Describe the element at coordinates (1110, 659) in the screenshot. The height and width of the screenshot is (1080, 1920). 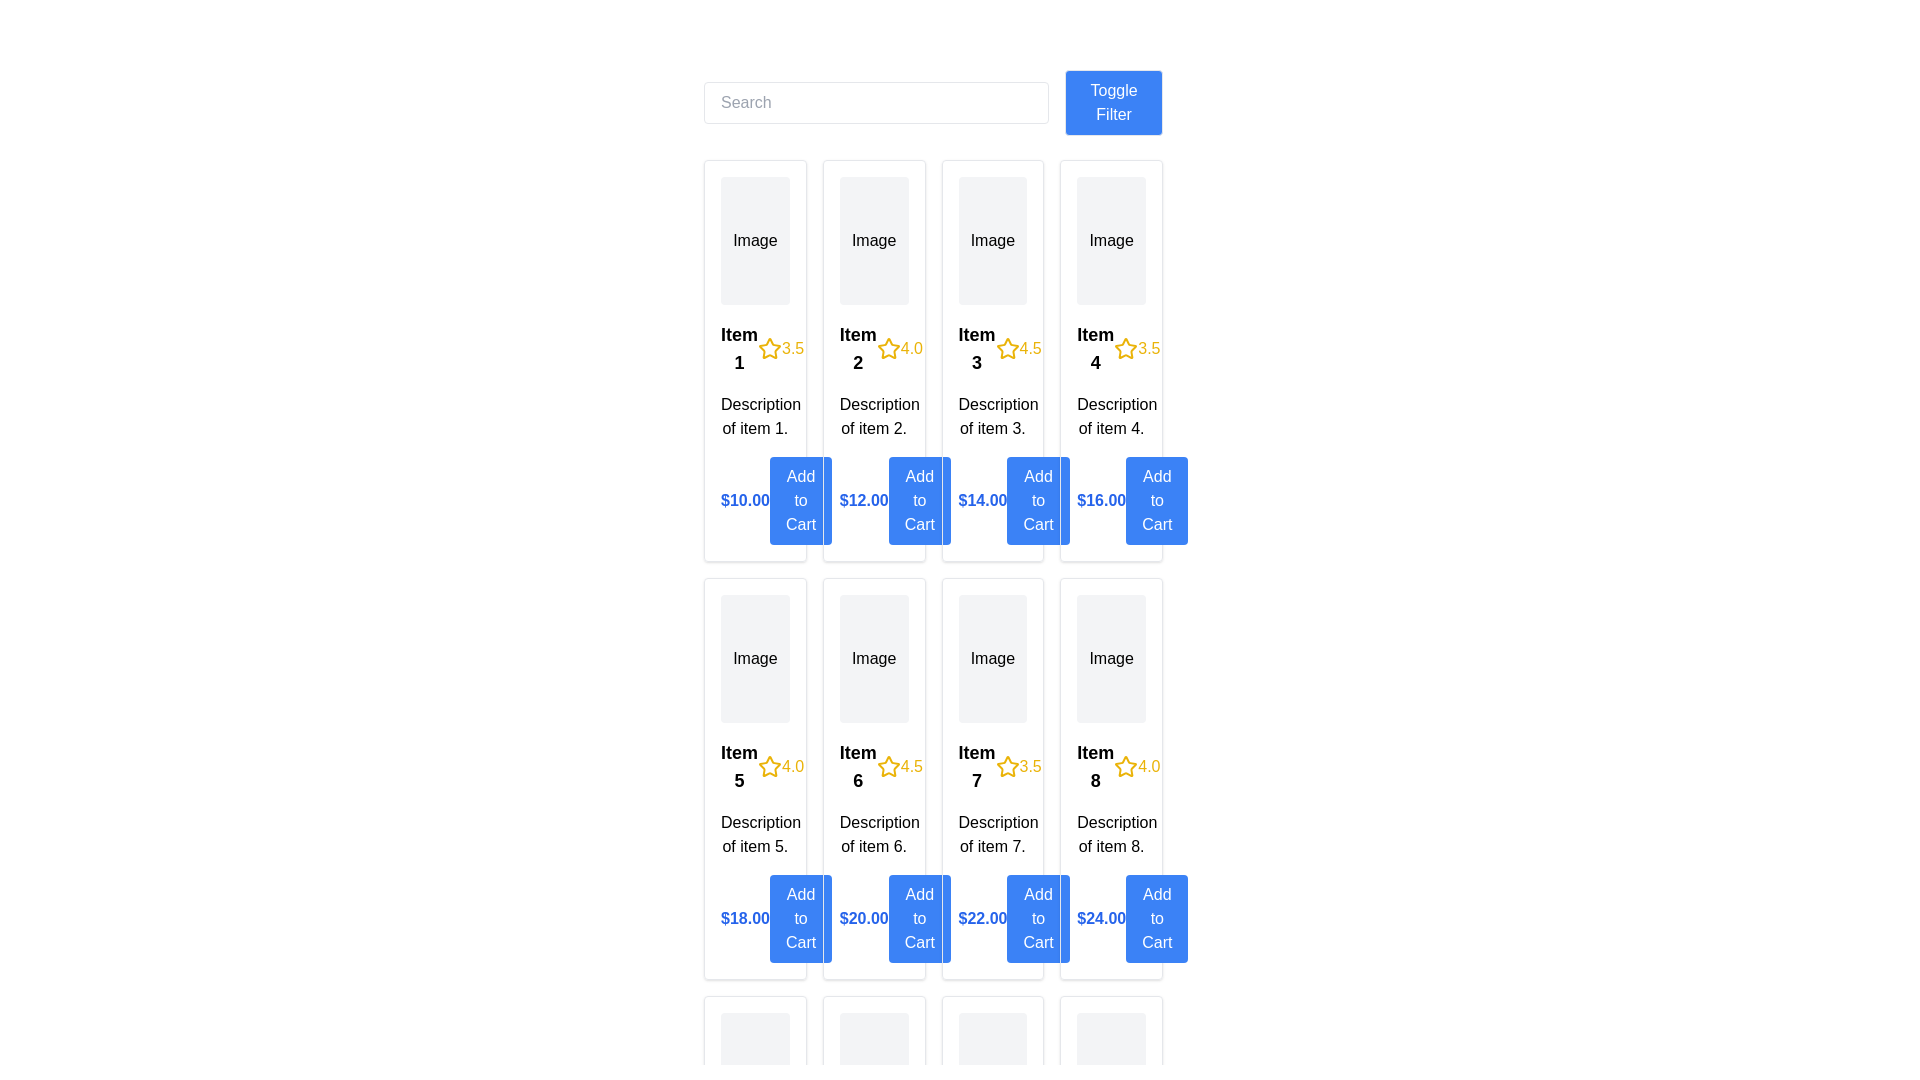
I see `the Image Placeholder element, which is a light gray box with the text 'Image' in the center, located in the vertical layout for 'Item 8'` at that location.